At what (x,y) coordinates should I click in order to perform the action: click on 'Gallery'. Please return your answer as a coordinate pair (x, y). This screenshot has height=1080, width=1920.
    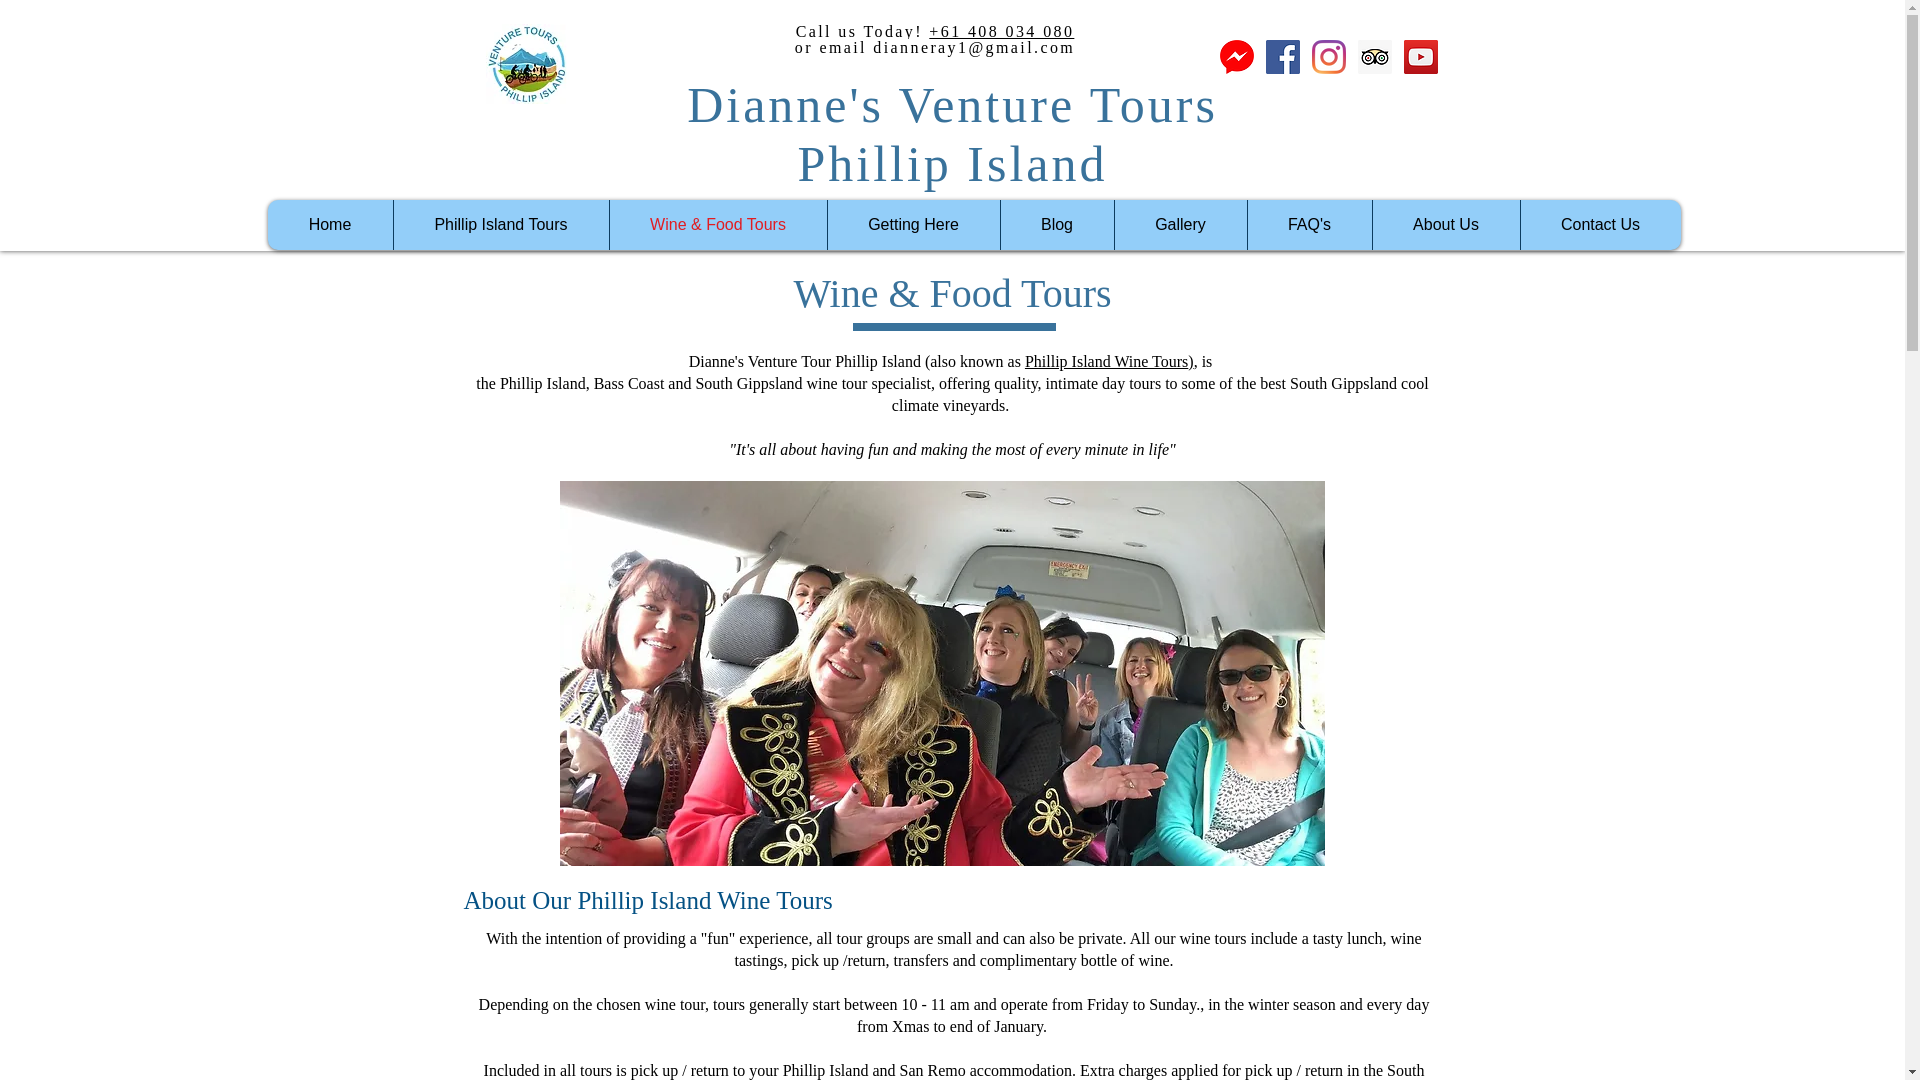
    Looking at the image, I should click on (1180, 224).